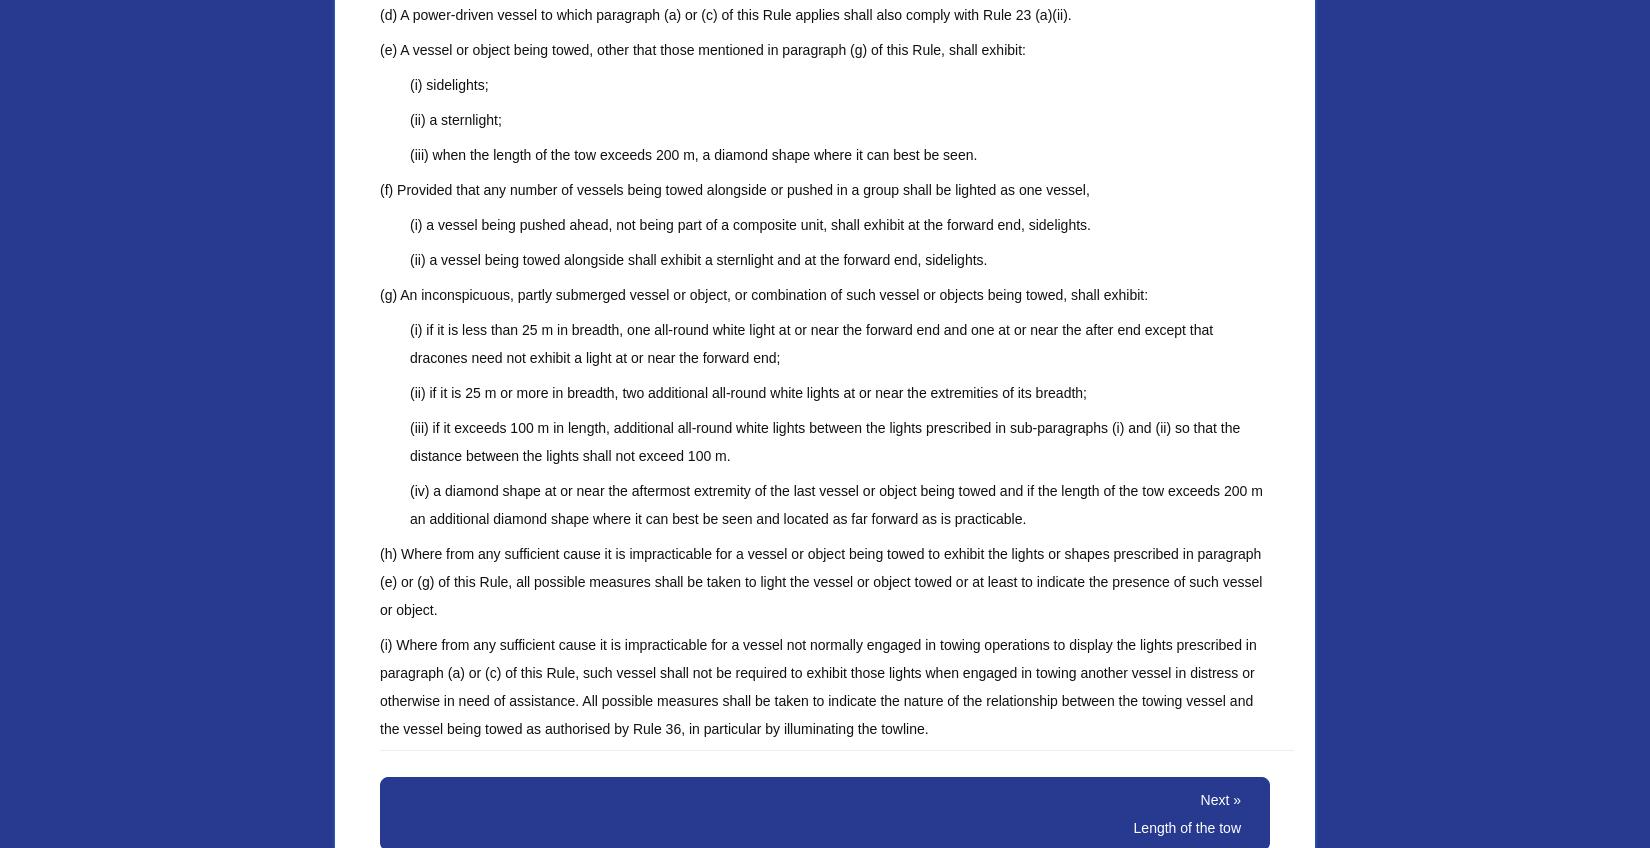 The height and width of the screenshot is (848, 1650). I want to click on '(ii) a vessel being towed alongside shall exhibit a sternlight and at the forward end, sidelights.', so click(697, 258).